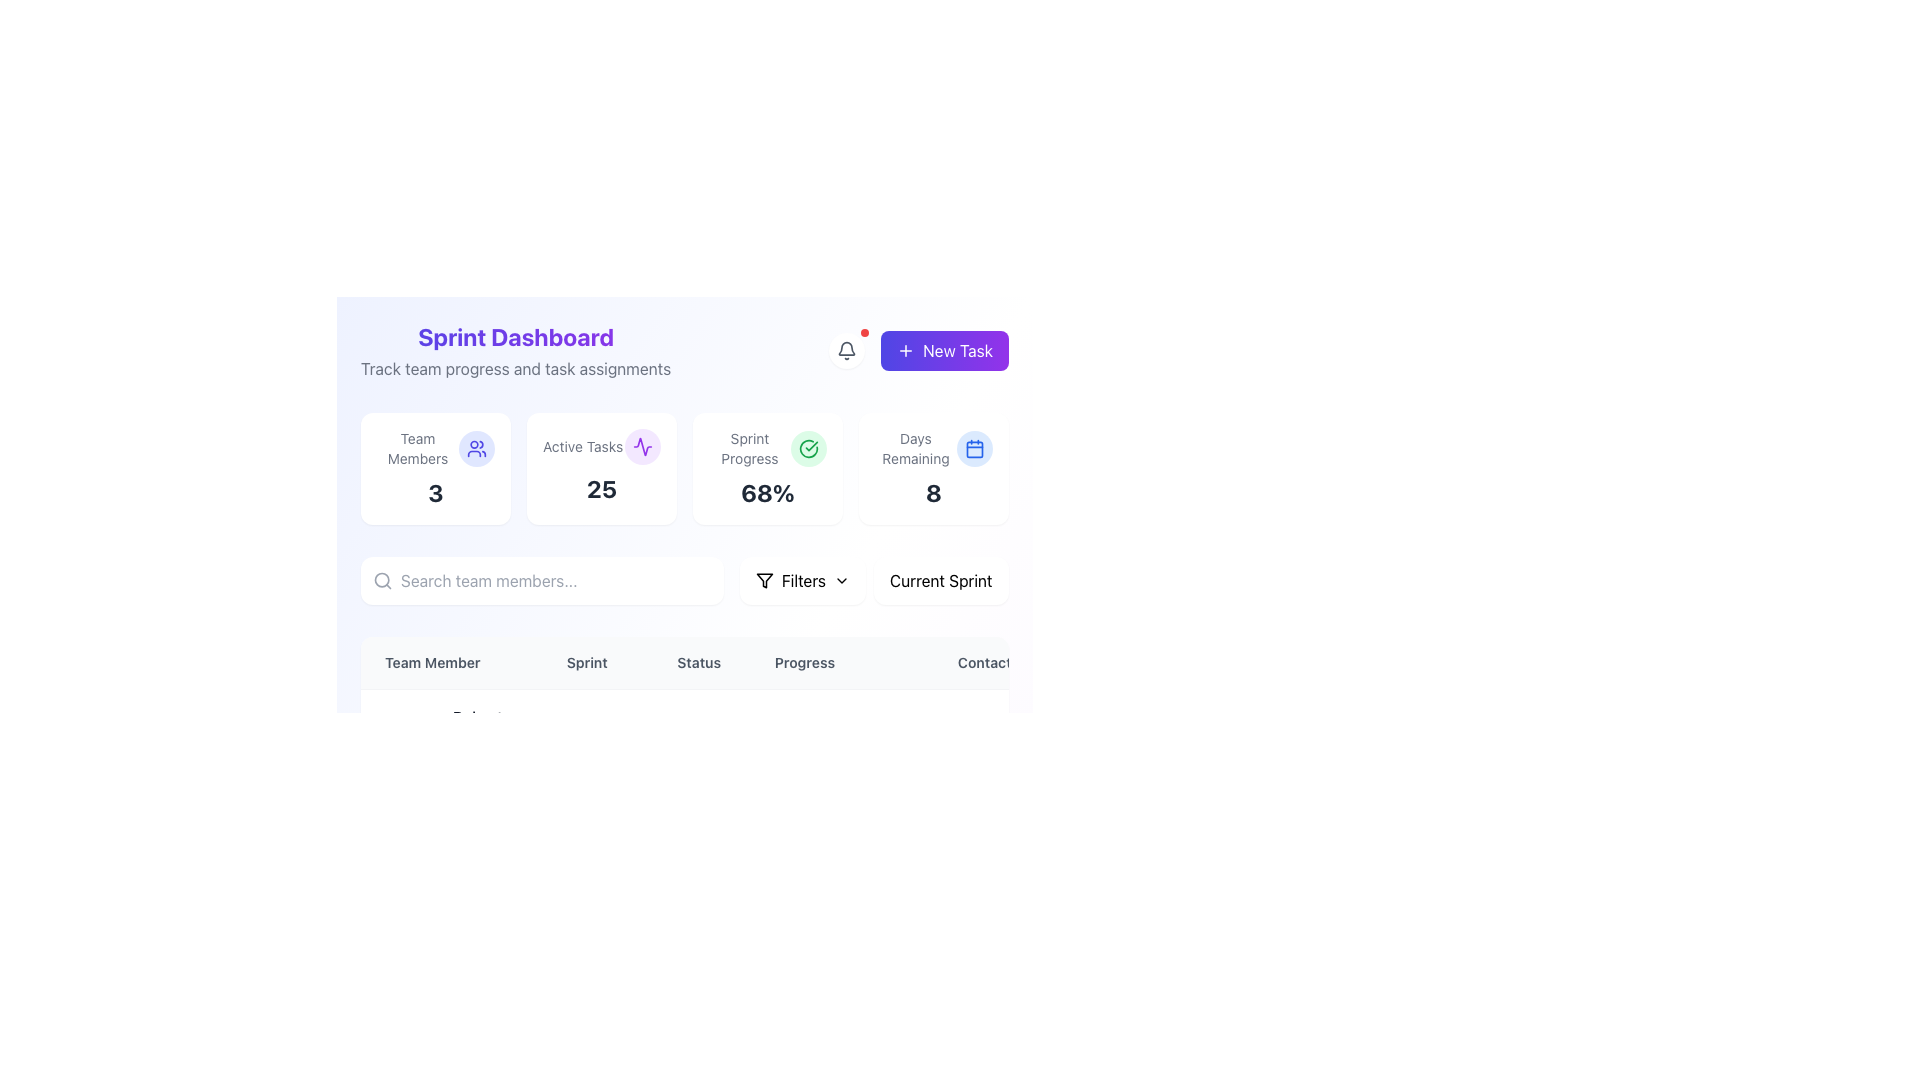  I want to click on the bell-shaped notification icon located in the top-right section of the interface, so click(847, 350).